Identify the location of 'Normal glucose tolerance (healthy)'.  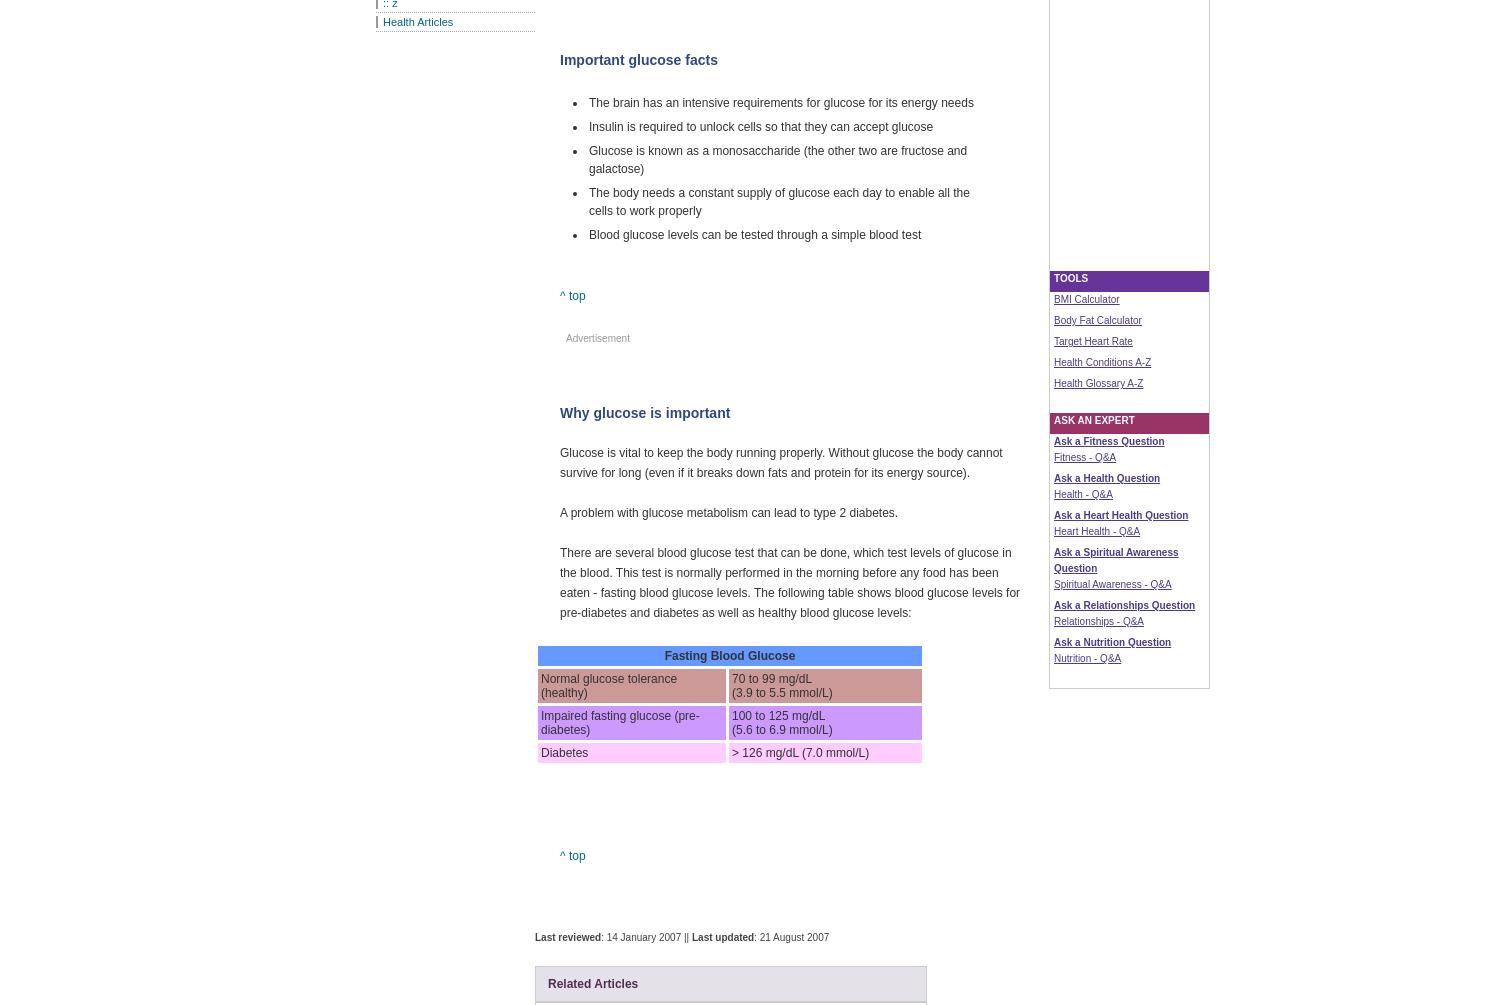
(541, 686).